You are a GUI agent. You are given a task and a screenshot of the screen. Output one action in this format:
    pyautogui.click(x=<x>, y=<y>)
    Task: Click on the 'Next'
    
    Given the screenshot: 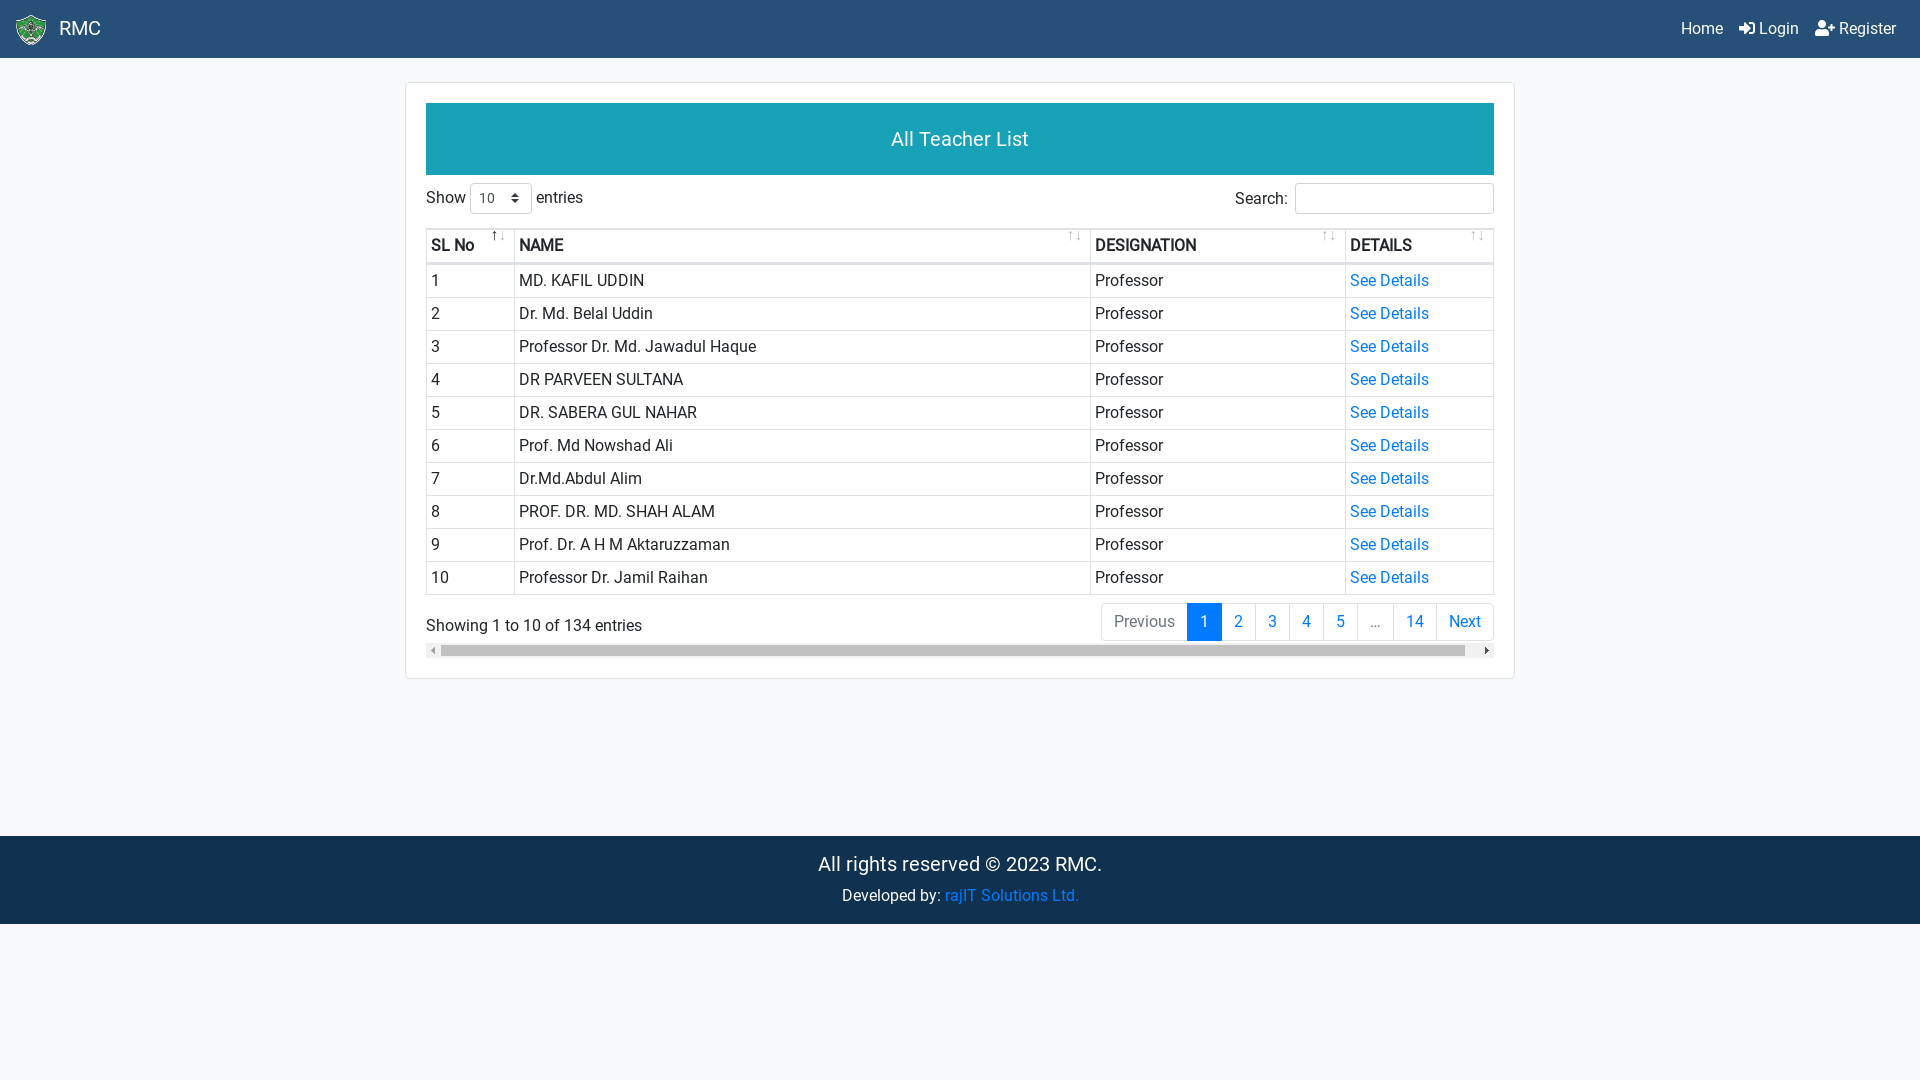 What is the action you would take?
    pyautogui.click(x=1464, y=620)
    